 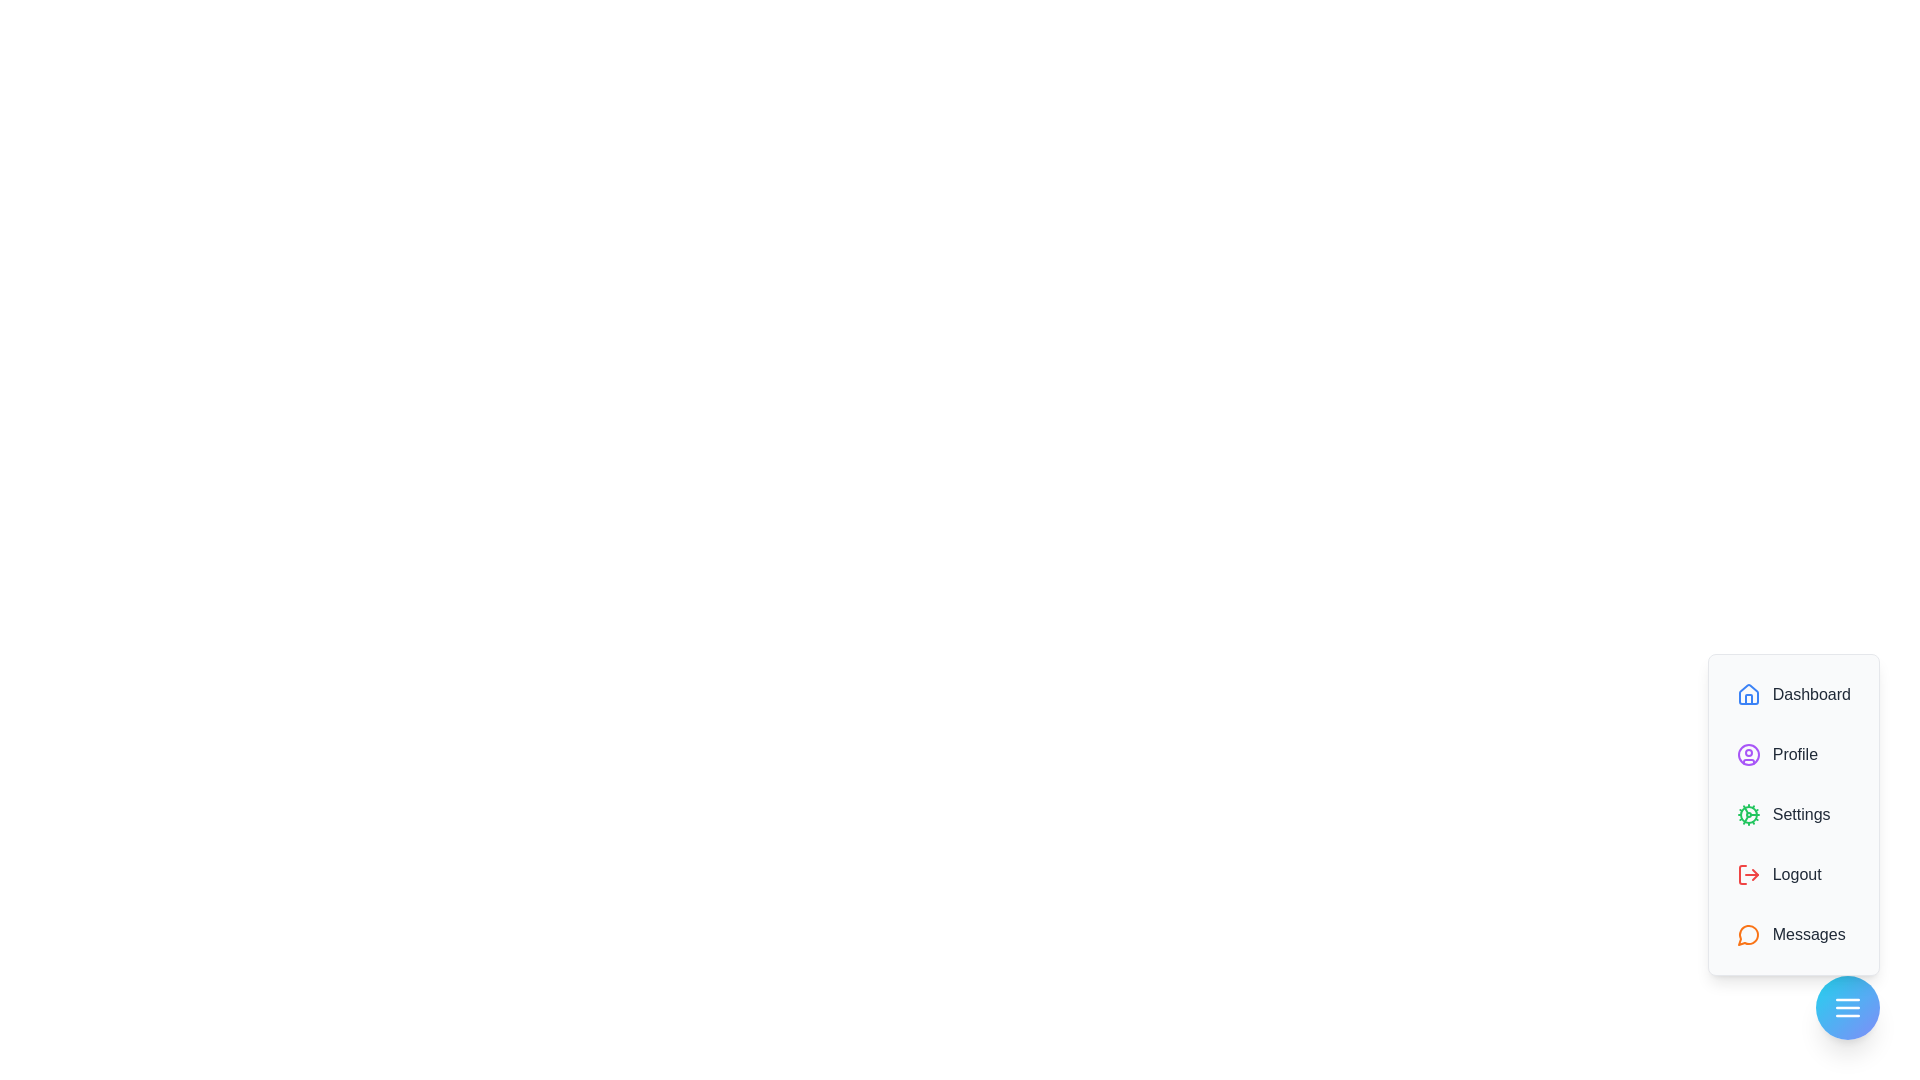 What do you see at coordinates (1793, 934) in the screenshot?
I see `the 'Messages' option in the menu` at bounding box center [1793, 934].